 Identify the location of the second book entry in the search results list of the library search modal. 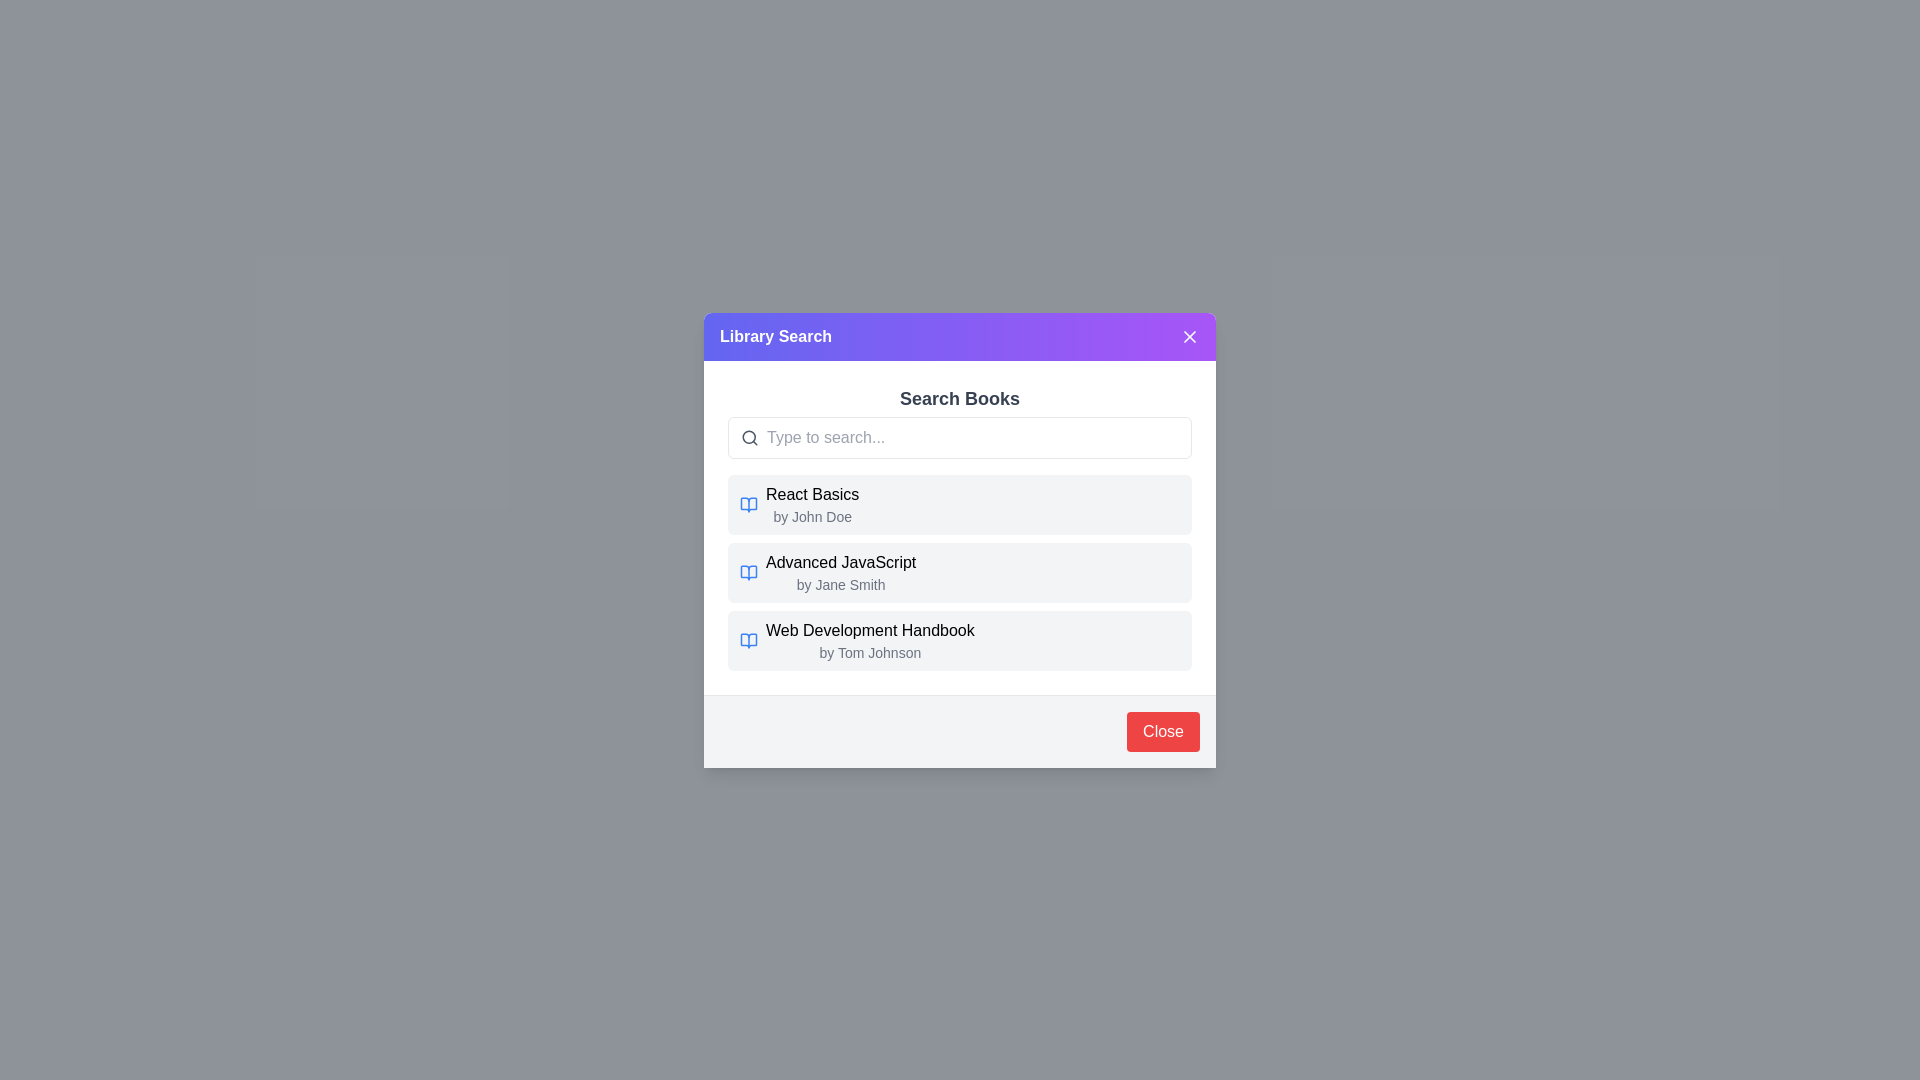
(960, 540).